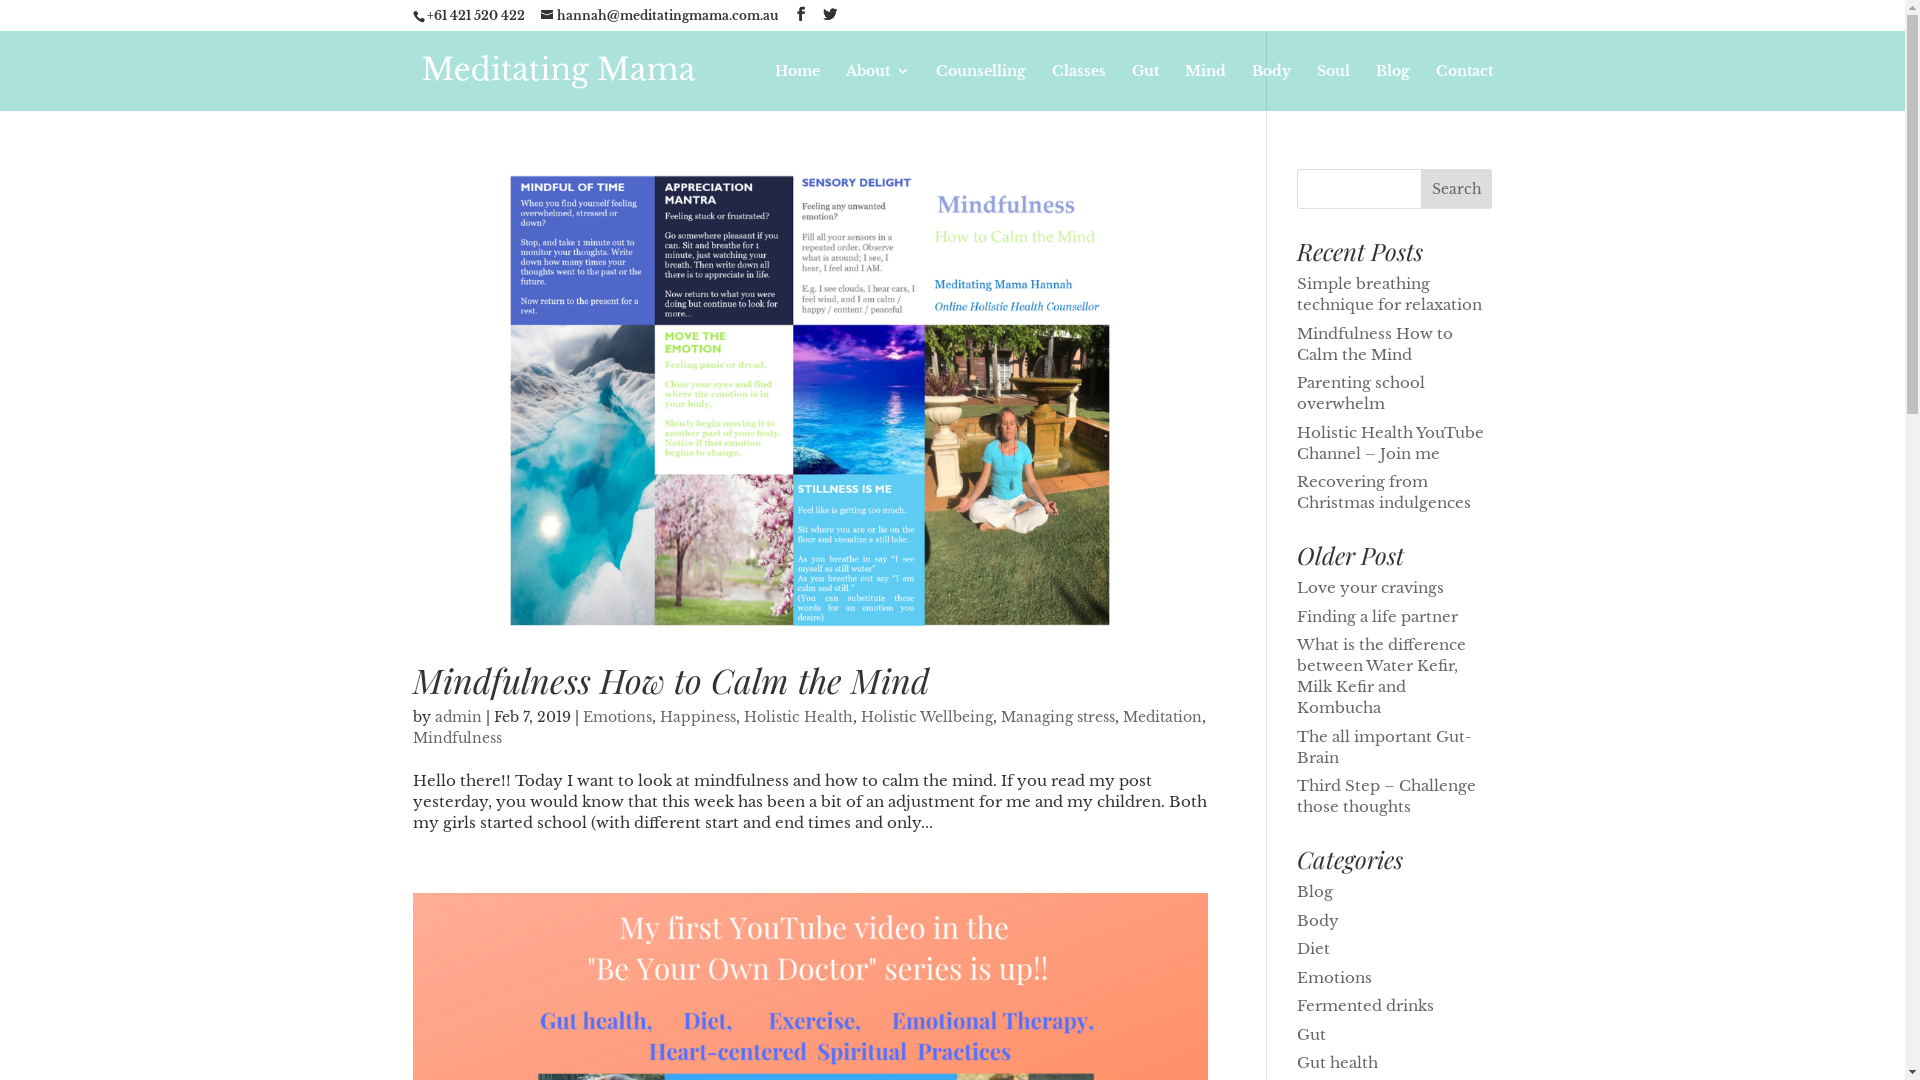 Image resolution: width=1920 pixels, height=1080 pixels. Describe the element at coordinates (1145, 86) in the screenshot. I see `'Gut'` at that location.